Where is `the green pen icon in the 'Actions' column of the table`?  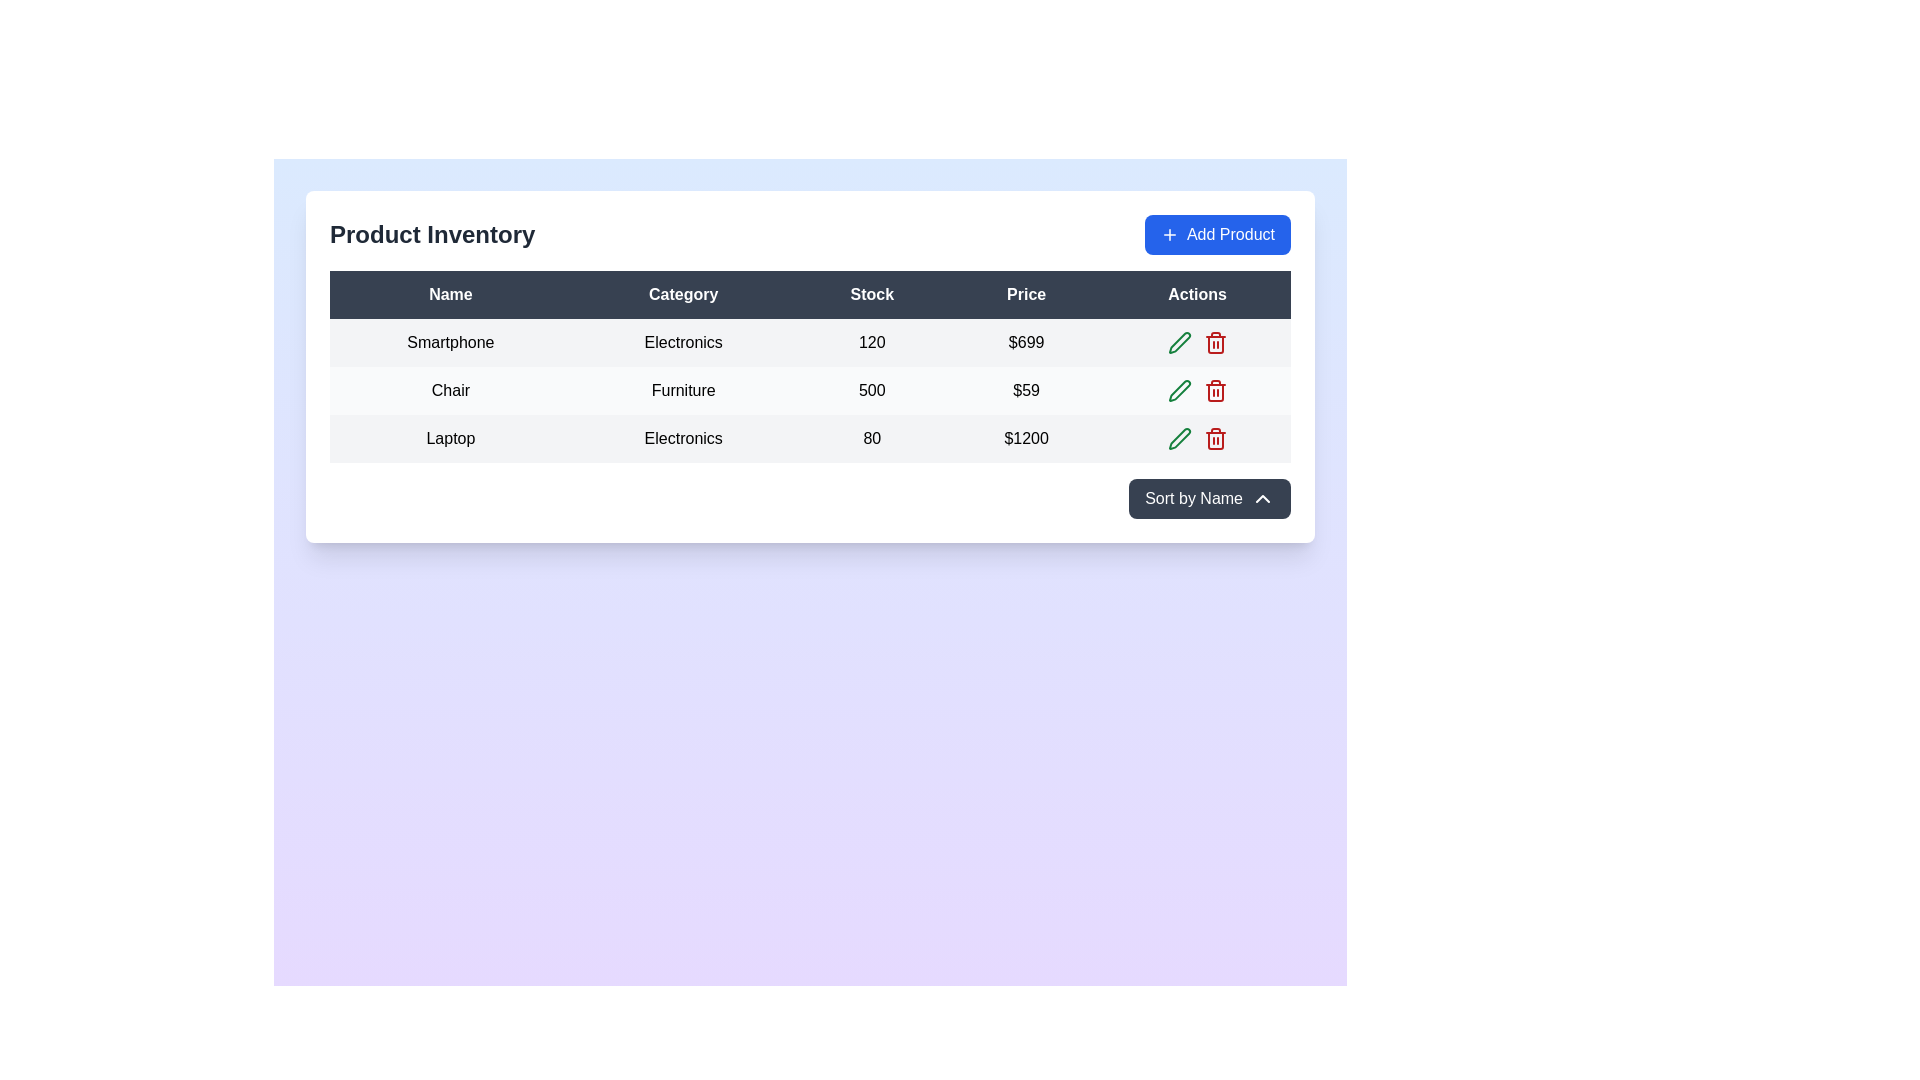 the green pen icon in the 'Actions' column of the table is located at coordinates (1179, 438).